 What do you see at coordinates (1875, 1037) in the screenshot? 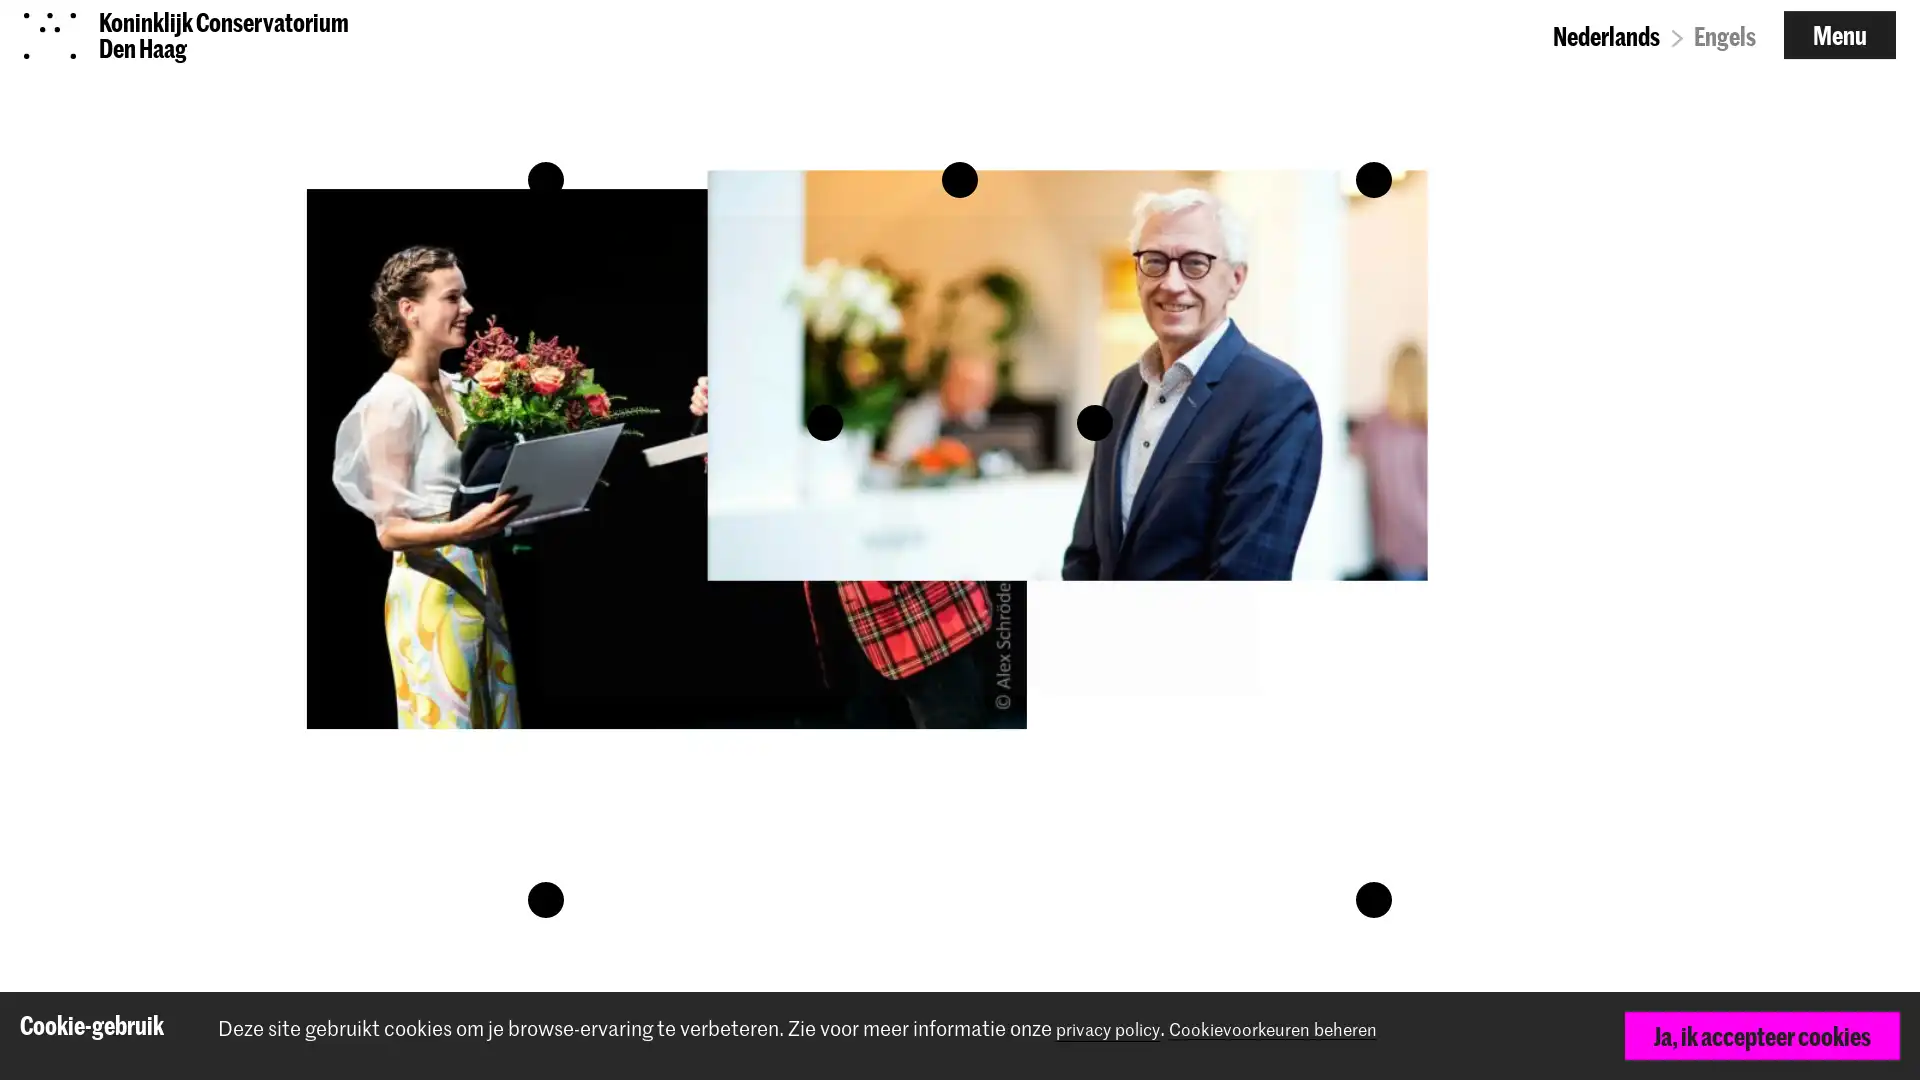
I see `Hide notifications` at bounding box center [1875, 1037].